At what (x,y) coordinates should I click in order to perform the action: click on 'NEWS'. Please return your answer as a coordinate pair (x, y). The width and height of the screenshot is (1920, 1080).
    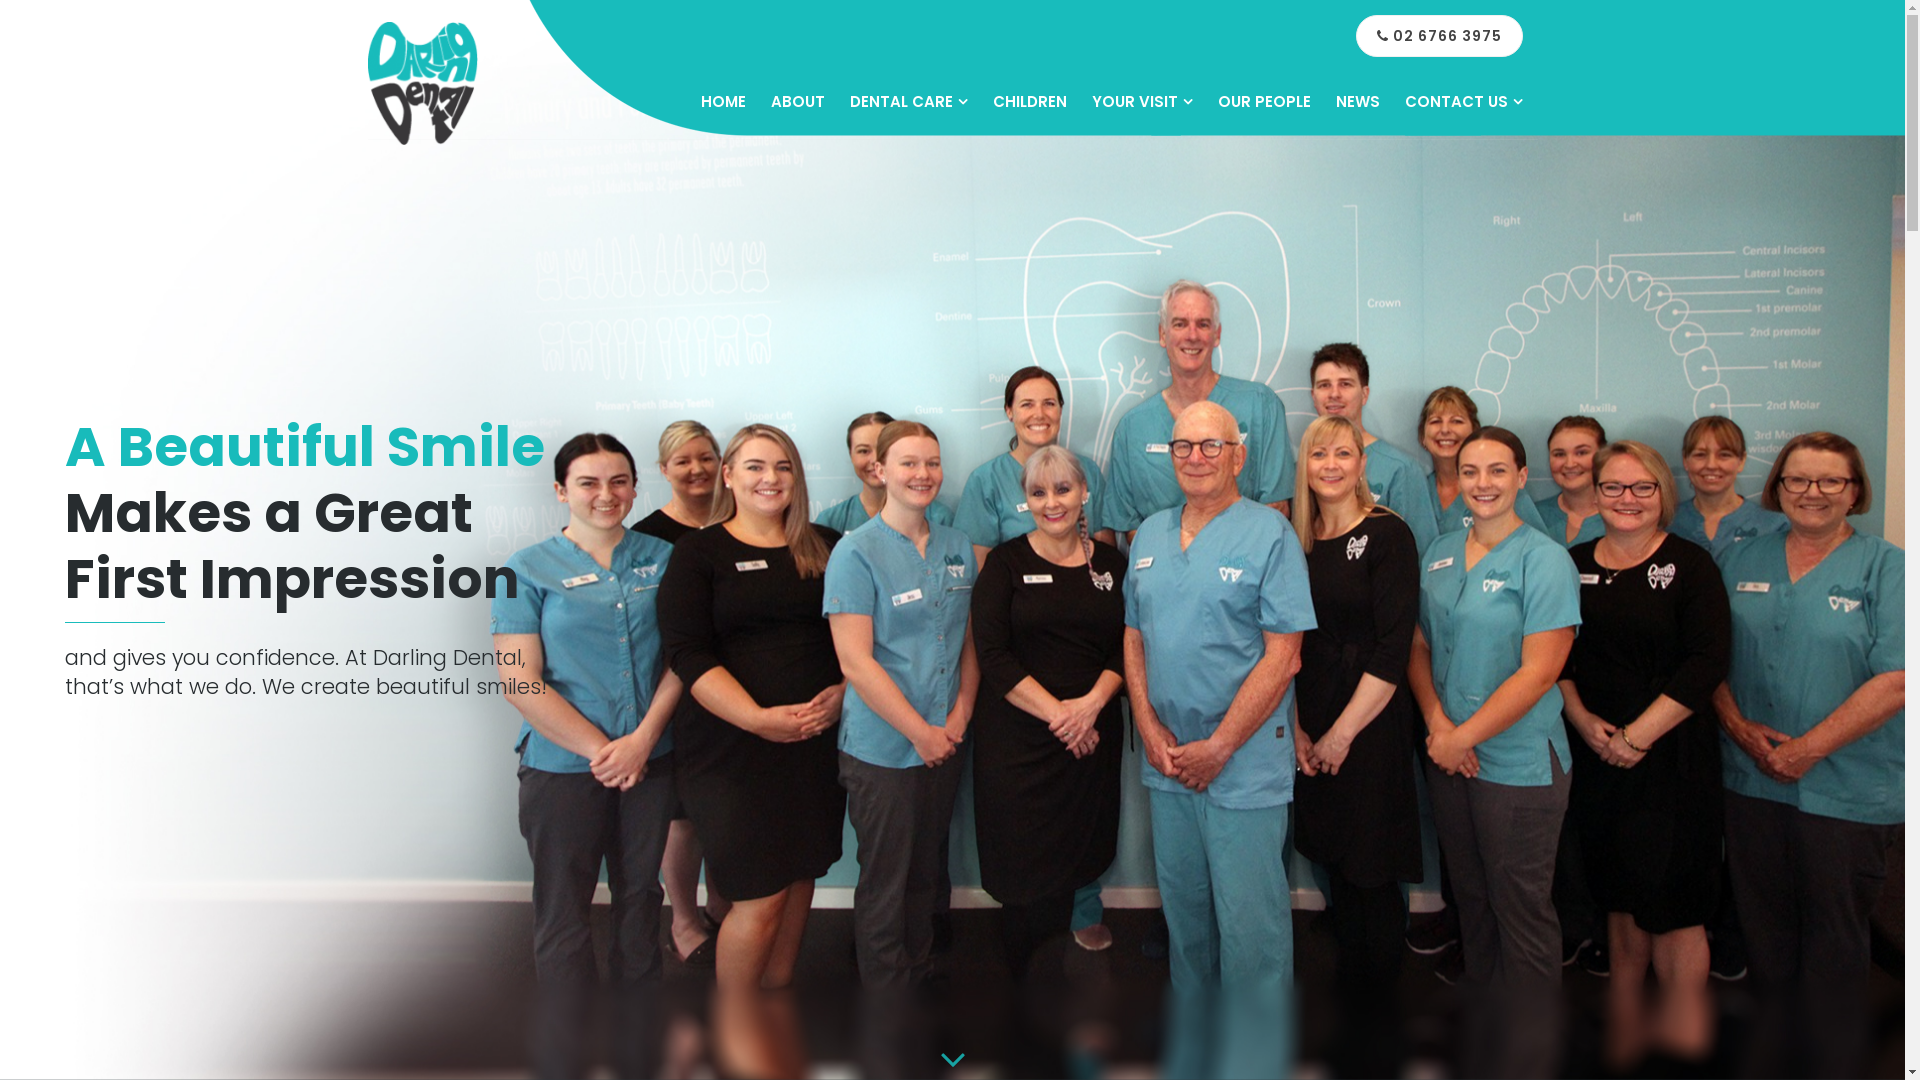
    Looking at the image, I should click on (1358, 101).